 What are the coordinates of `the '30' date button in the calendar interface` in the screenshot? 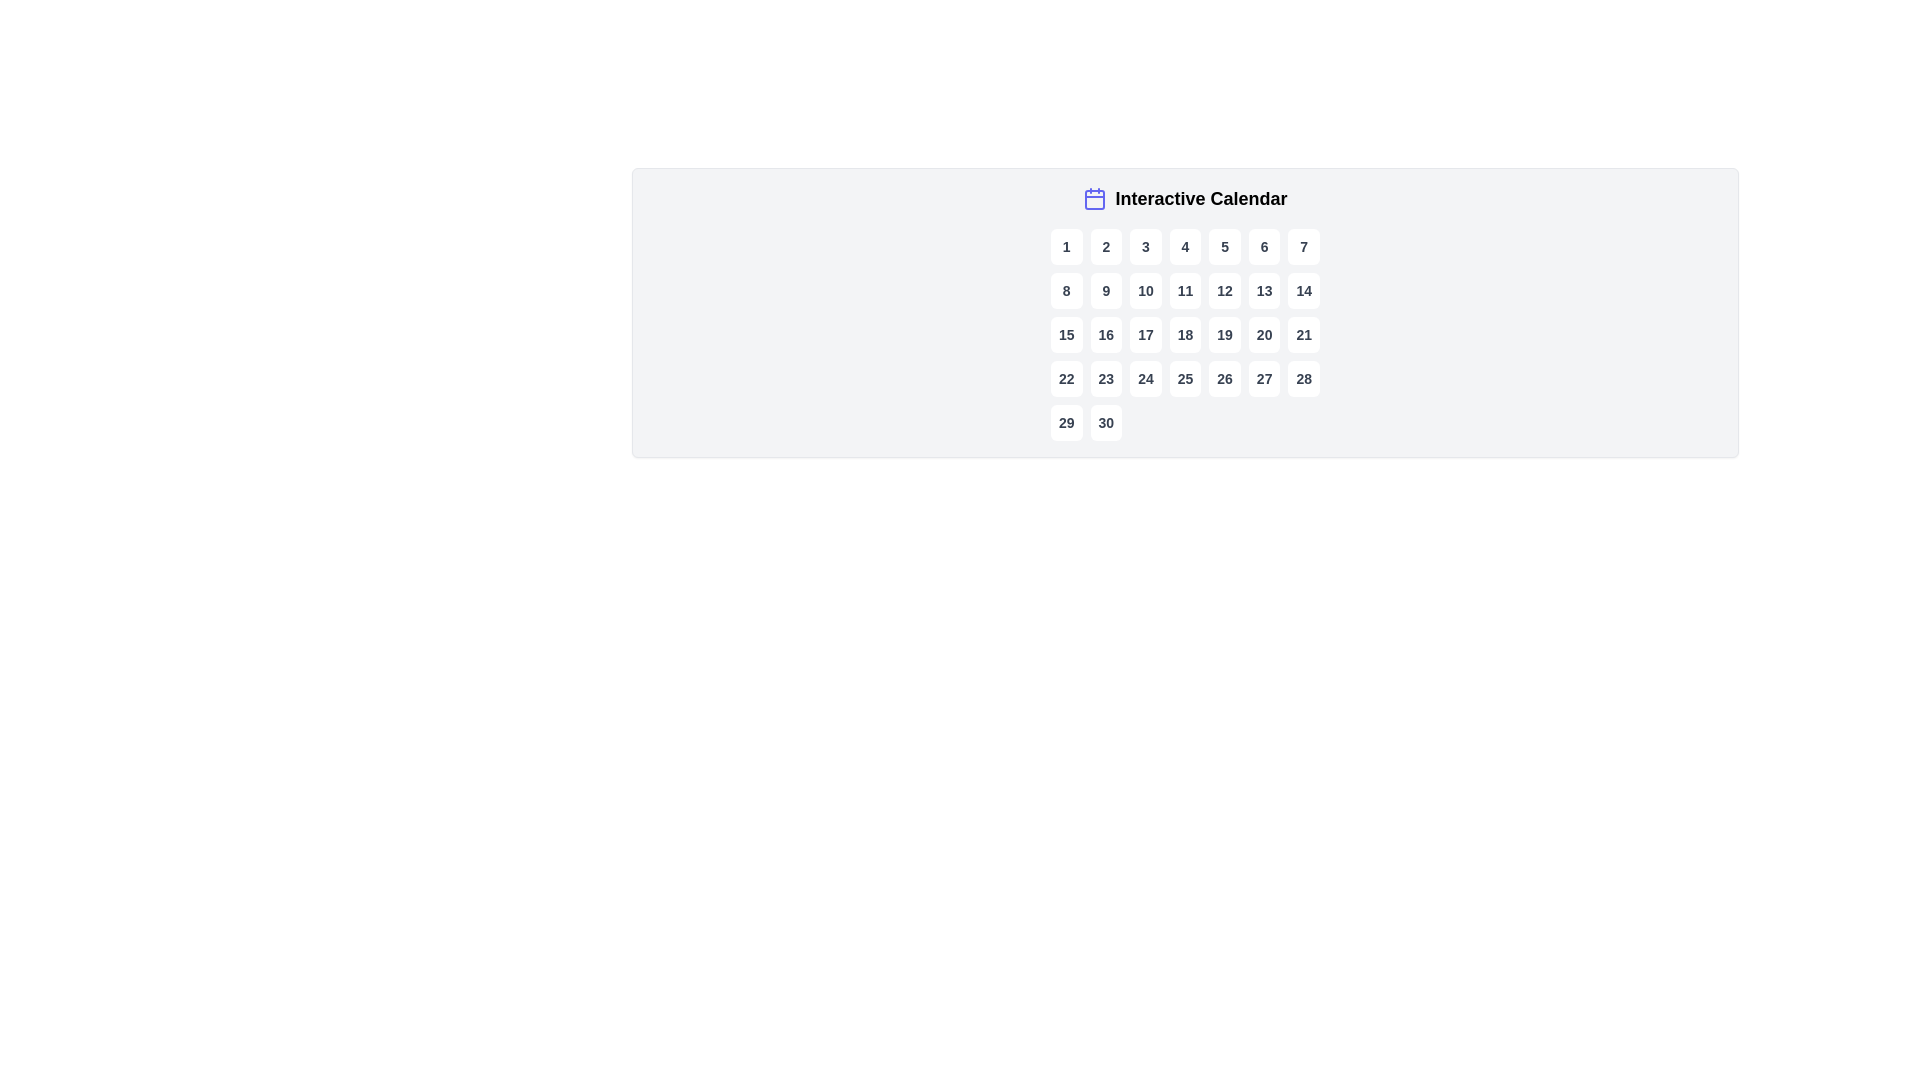 It's located at (1105, 422).